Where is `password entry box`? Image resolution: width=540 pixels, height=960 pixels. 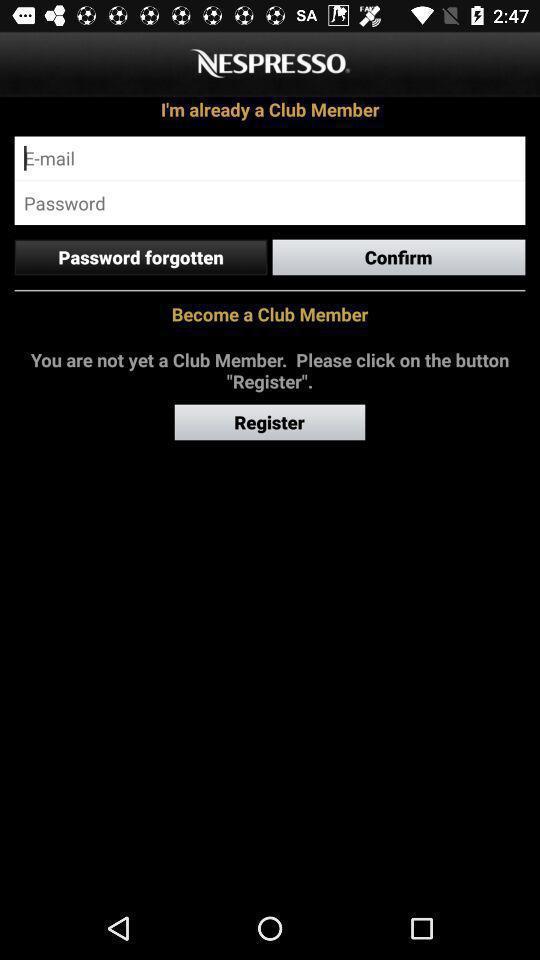 password entry box is located at coordinates (270, 203).